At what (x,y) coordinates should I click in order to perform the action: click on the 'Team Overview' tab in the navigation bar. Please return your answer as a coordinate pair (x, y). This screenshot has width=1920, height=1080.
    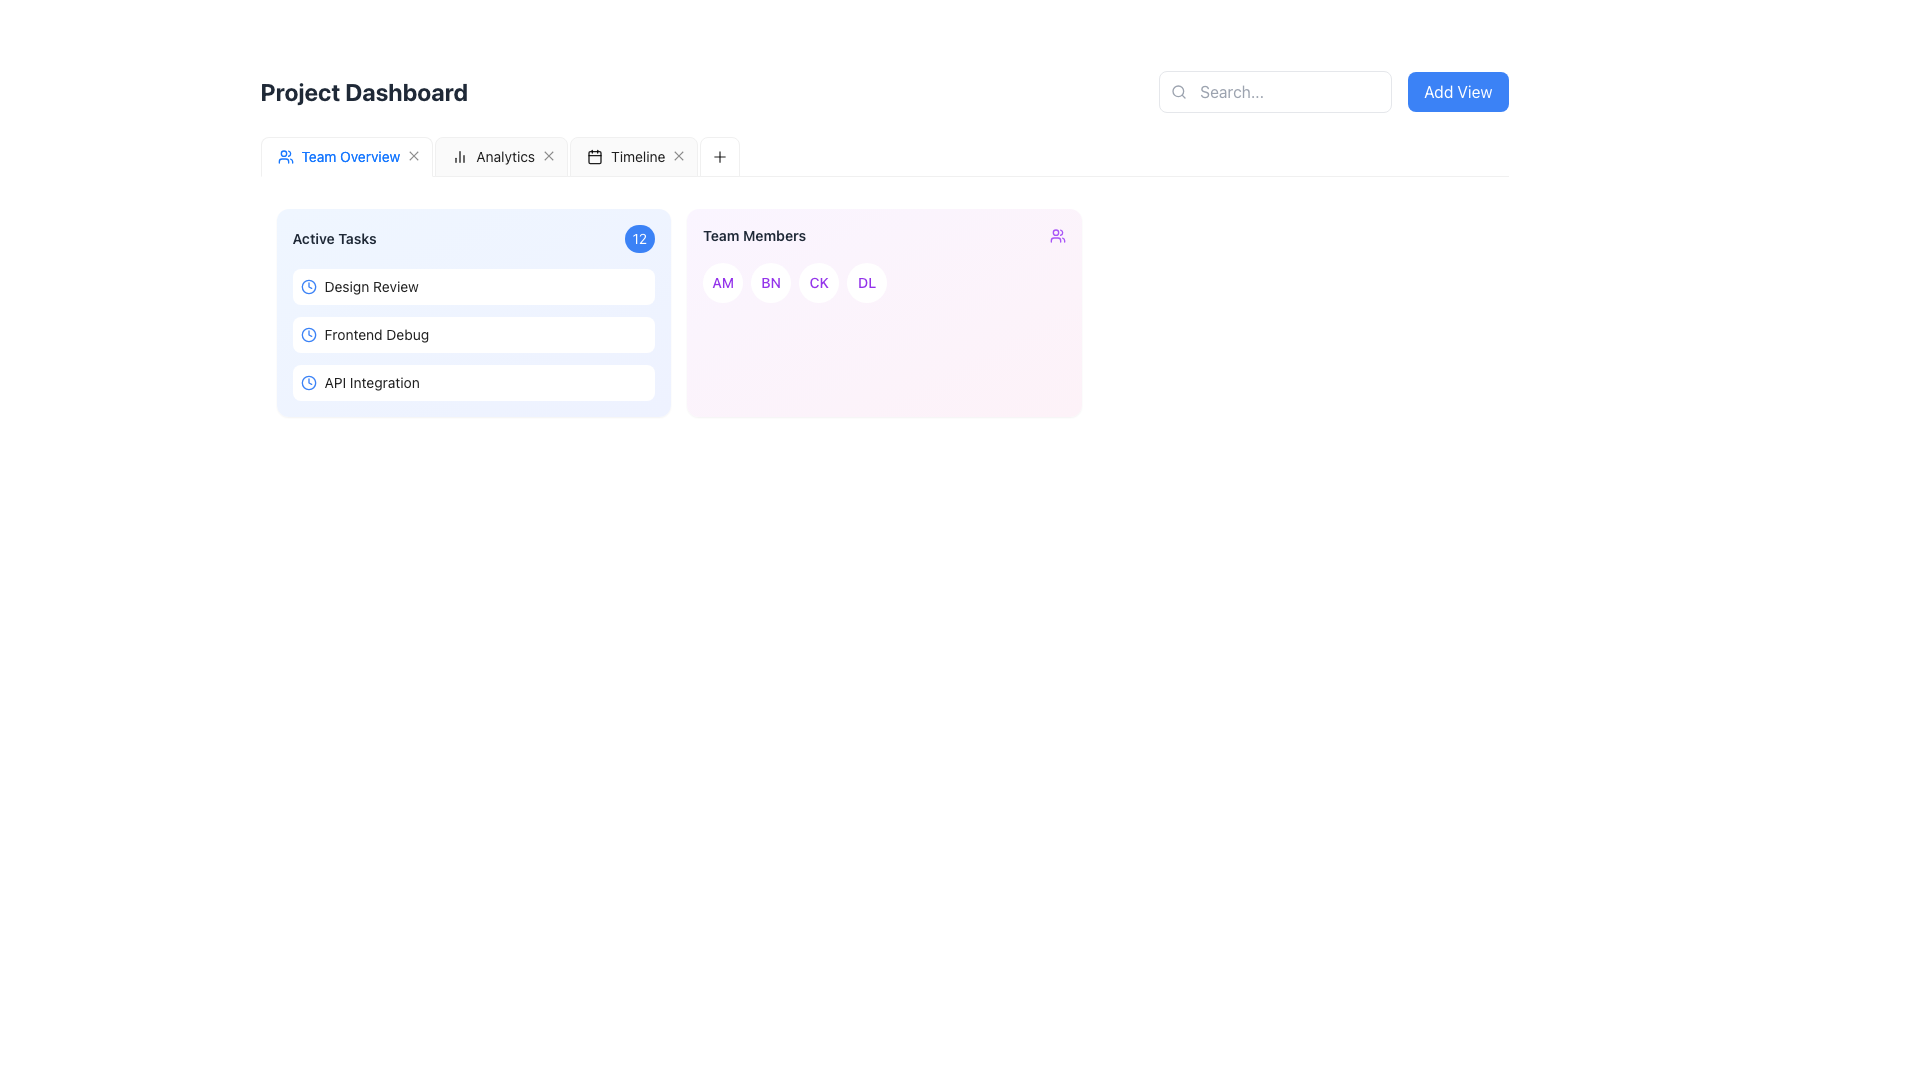
    Looking at the image, I should click on (346, 156).